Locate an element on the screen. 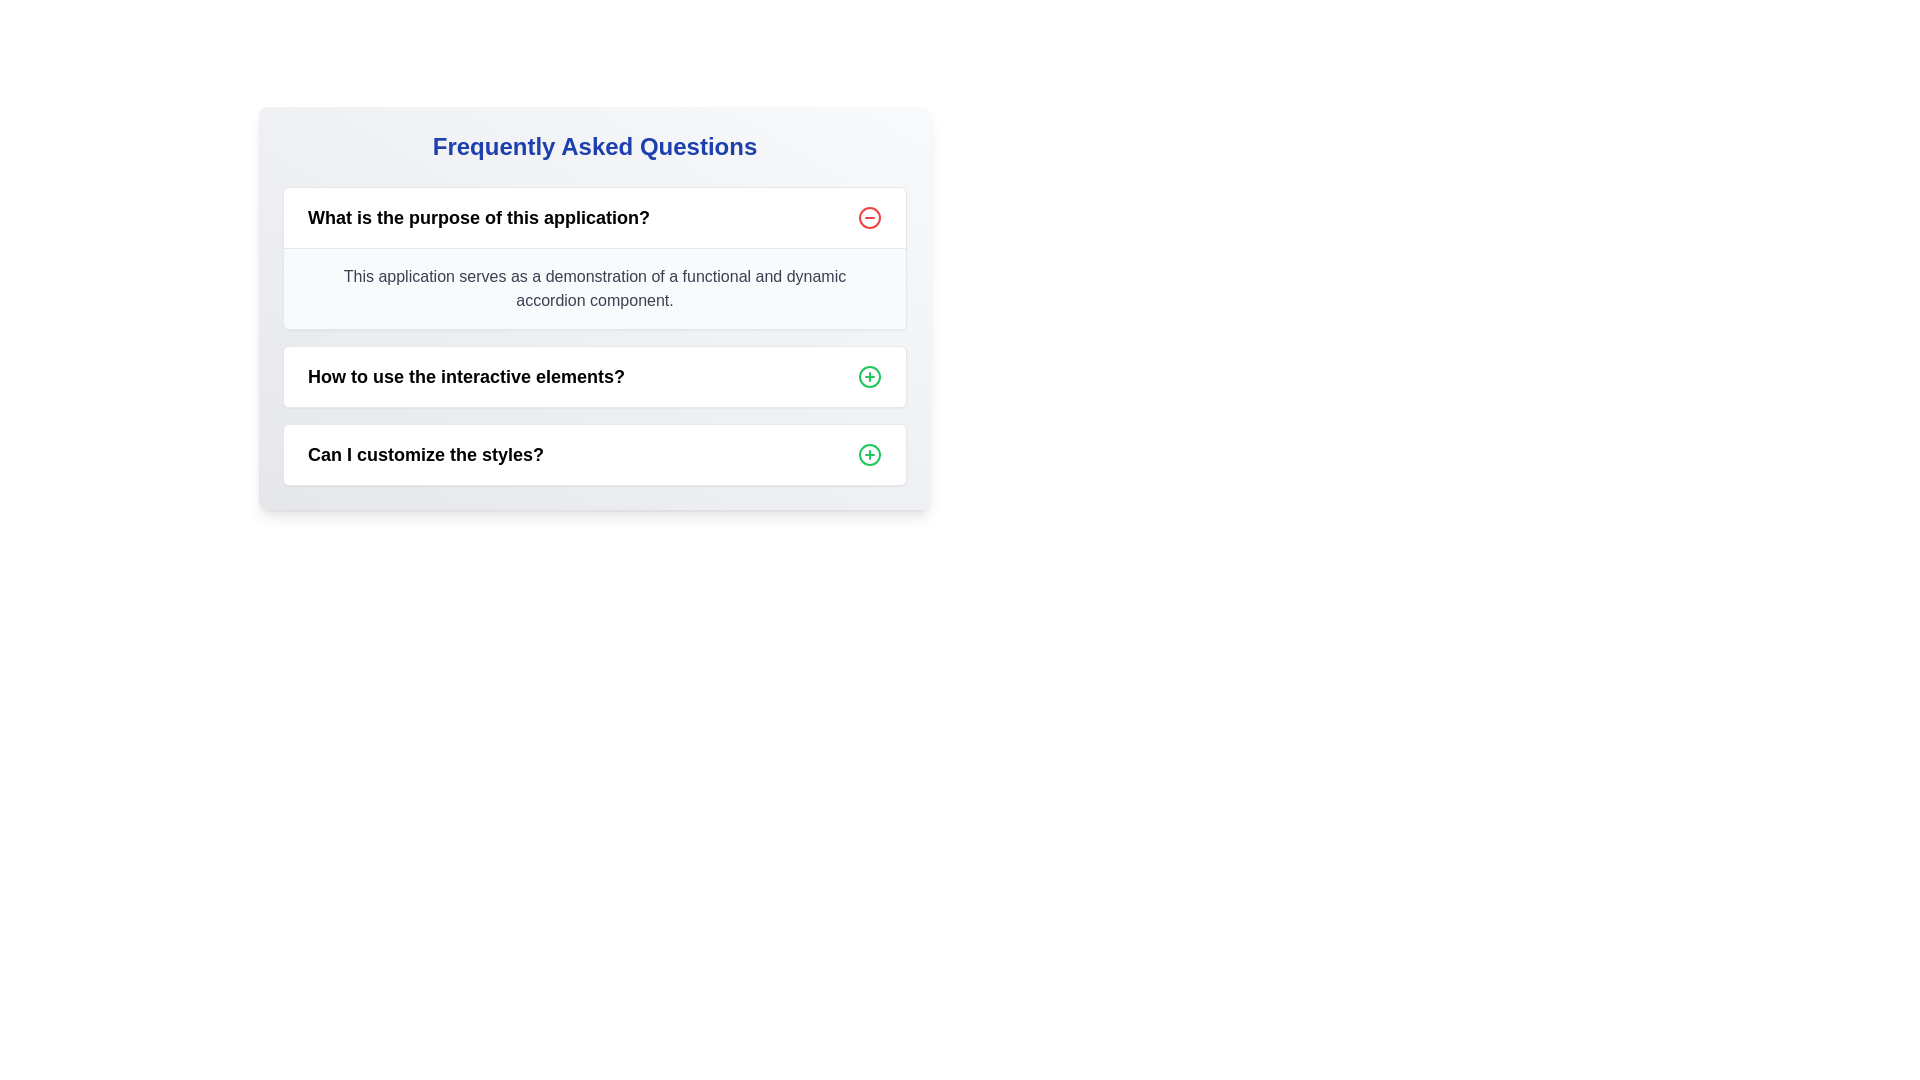 The width and height of the screenshot is (1920, 1080). the button on the far-right side of the row labeled 'Can I customize the styles?' is located at coordinates (869, 455).